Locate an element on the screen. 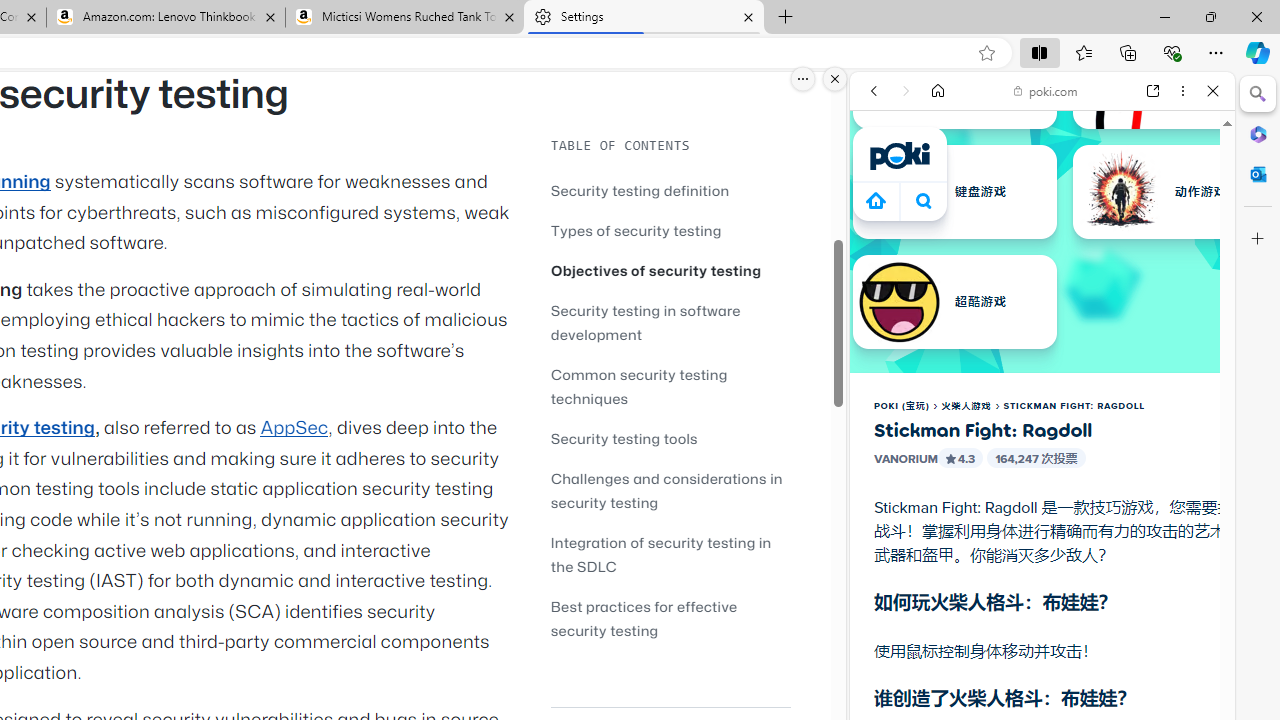 This screenshot has width=1280, height=720. 'Security testing definition' is located at coordinates (670, 190).